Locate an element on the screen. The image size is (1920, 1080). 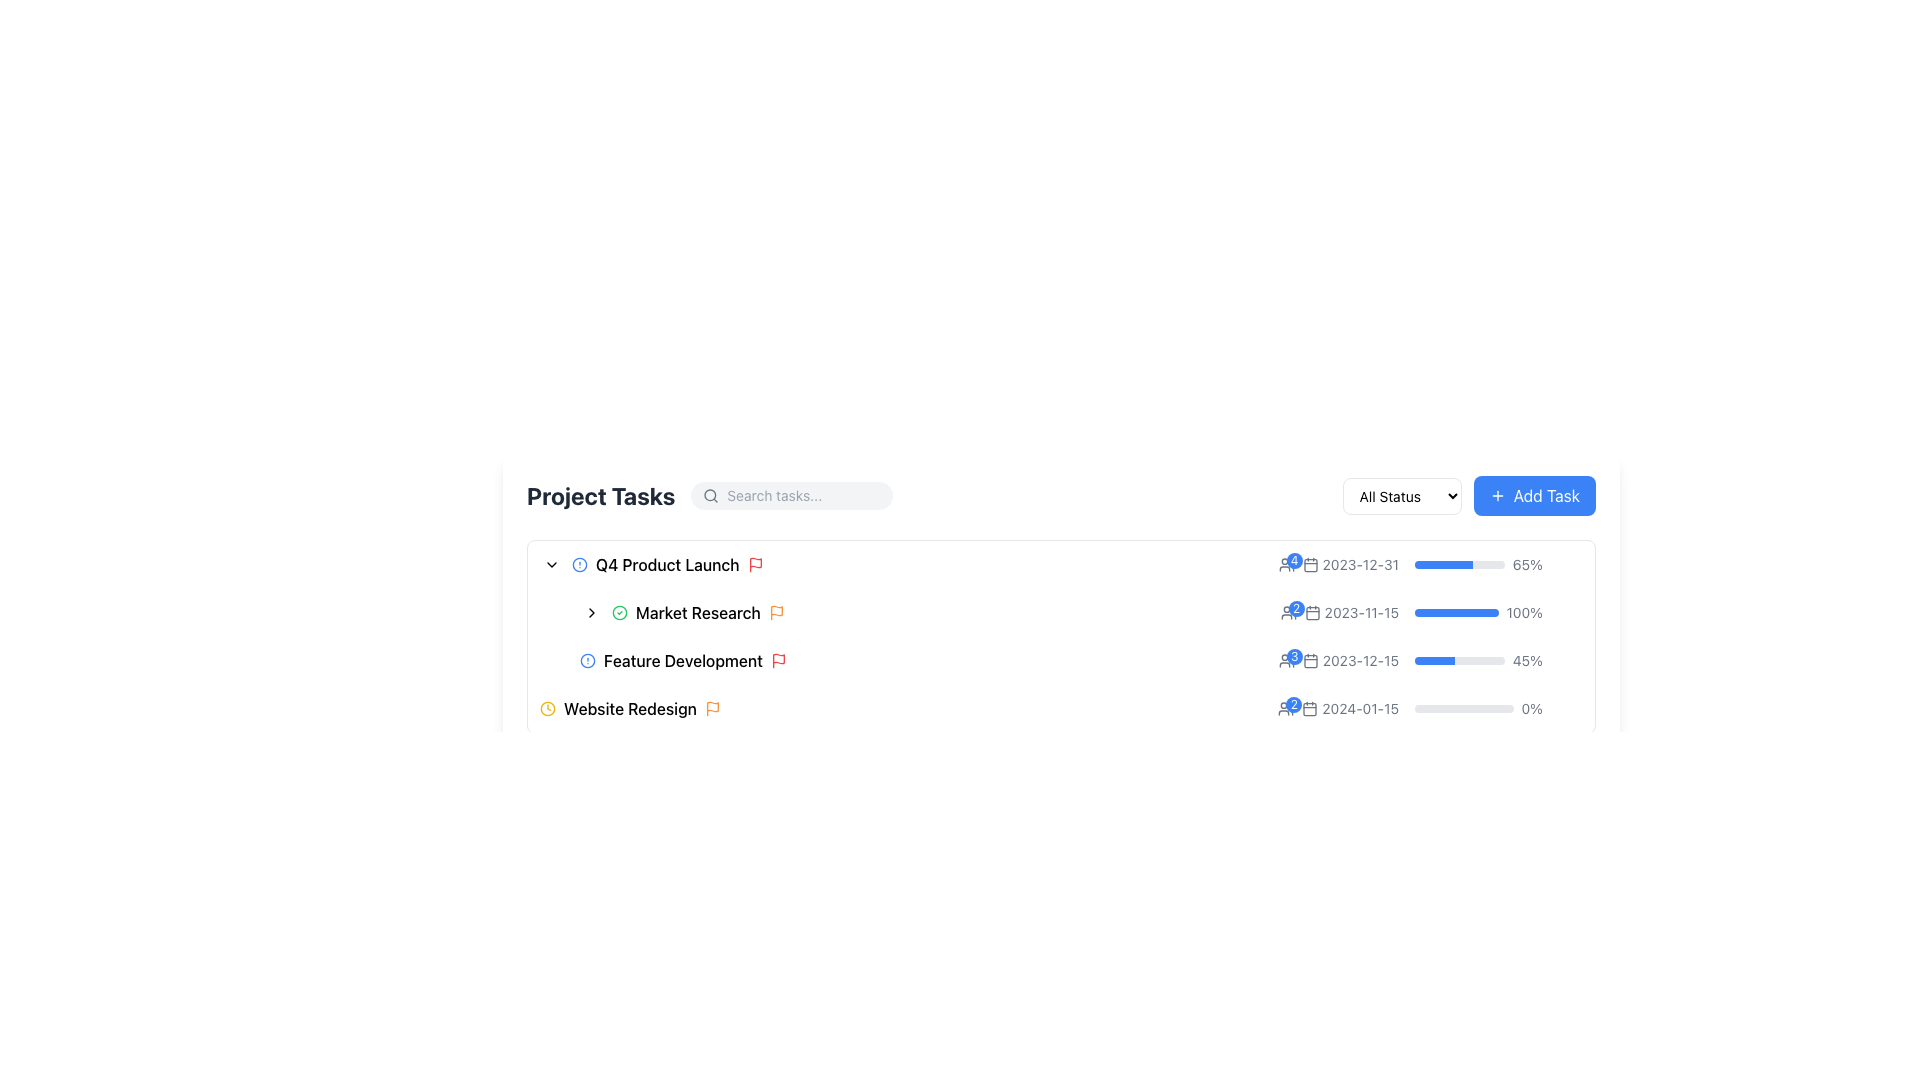
the button located at the leftmost side of the 'Market Research' row in the project task list is located at coordinates (590, 612).